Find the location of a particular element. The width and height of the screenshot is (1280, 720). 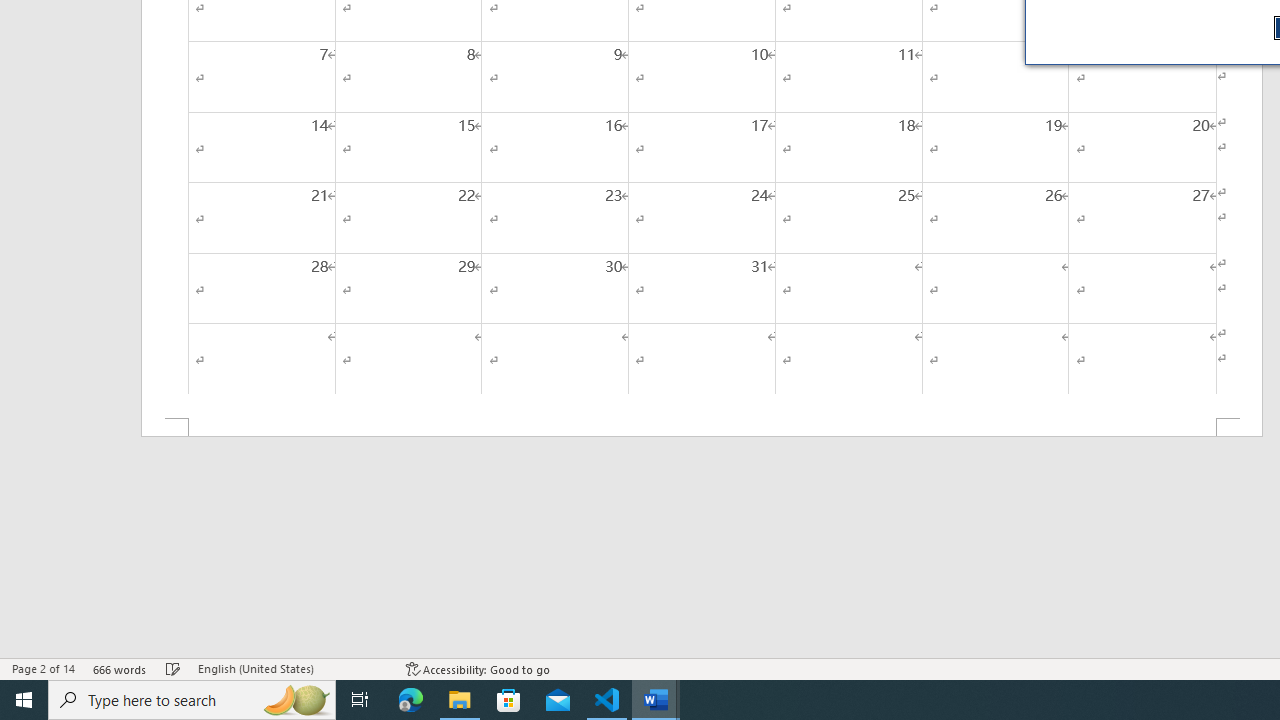

'Language English (United States)' is located at coordinates (291, 669).